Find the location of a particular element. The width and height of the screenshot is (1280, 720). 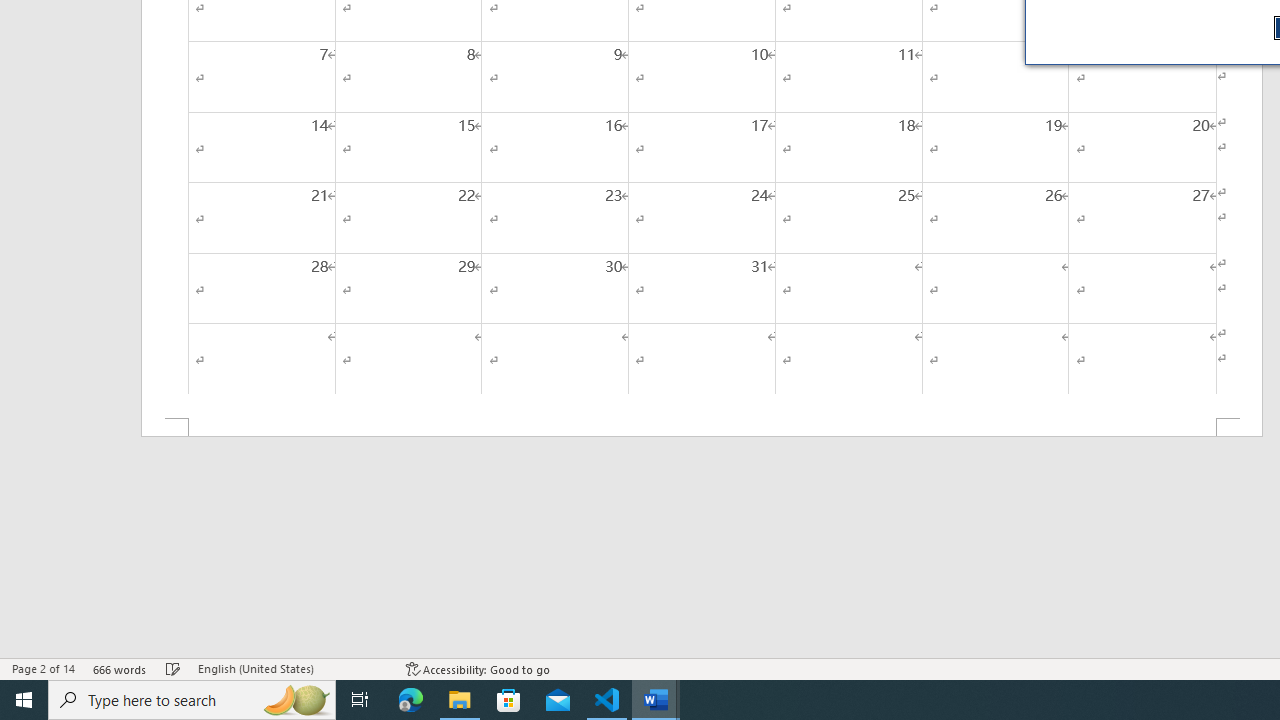

'Language English (United States)' is located at coordinates (291, 669).